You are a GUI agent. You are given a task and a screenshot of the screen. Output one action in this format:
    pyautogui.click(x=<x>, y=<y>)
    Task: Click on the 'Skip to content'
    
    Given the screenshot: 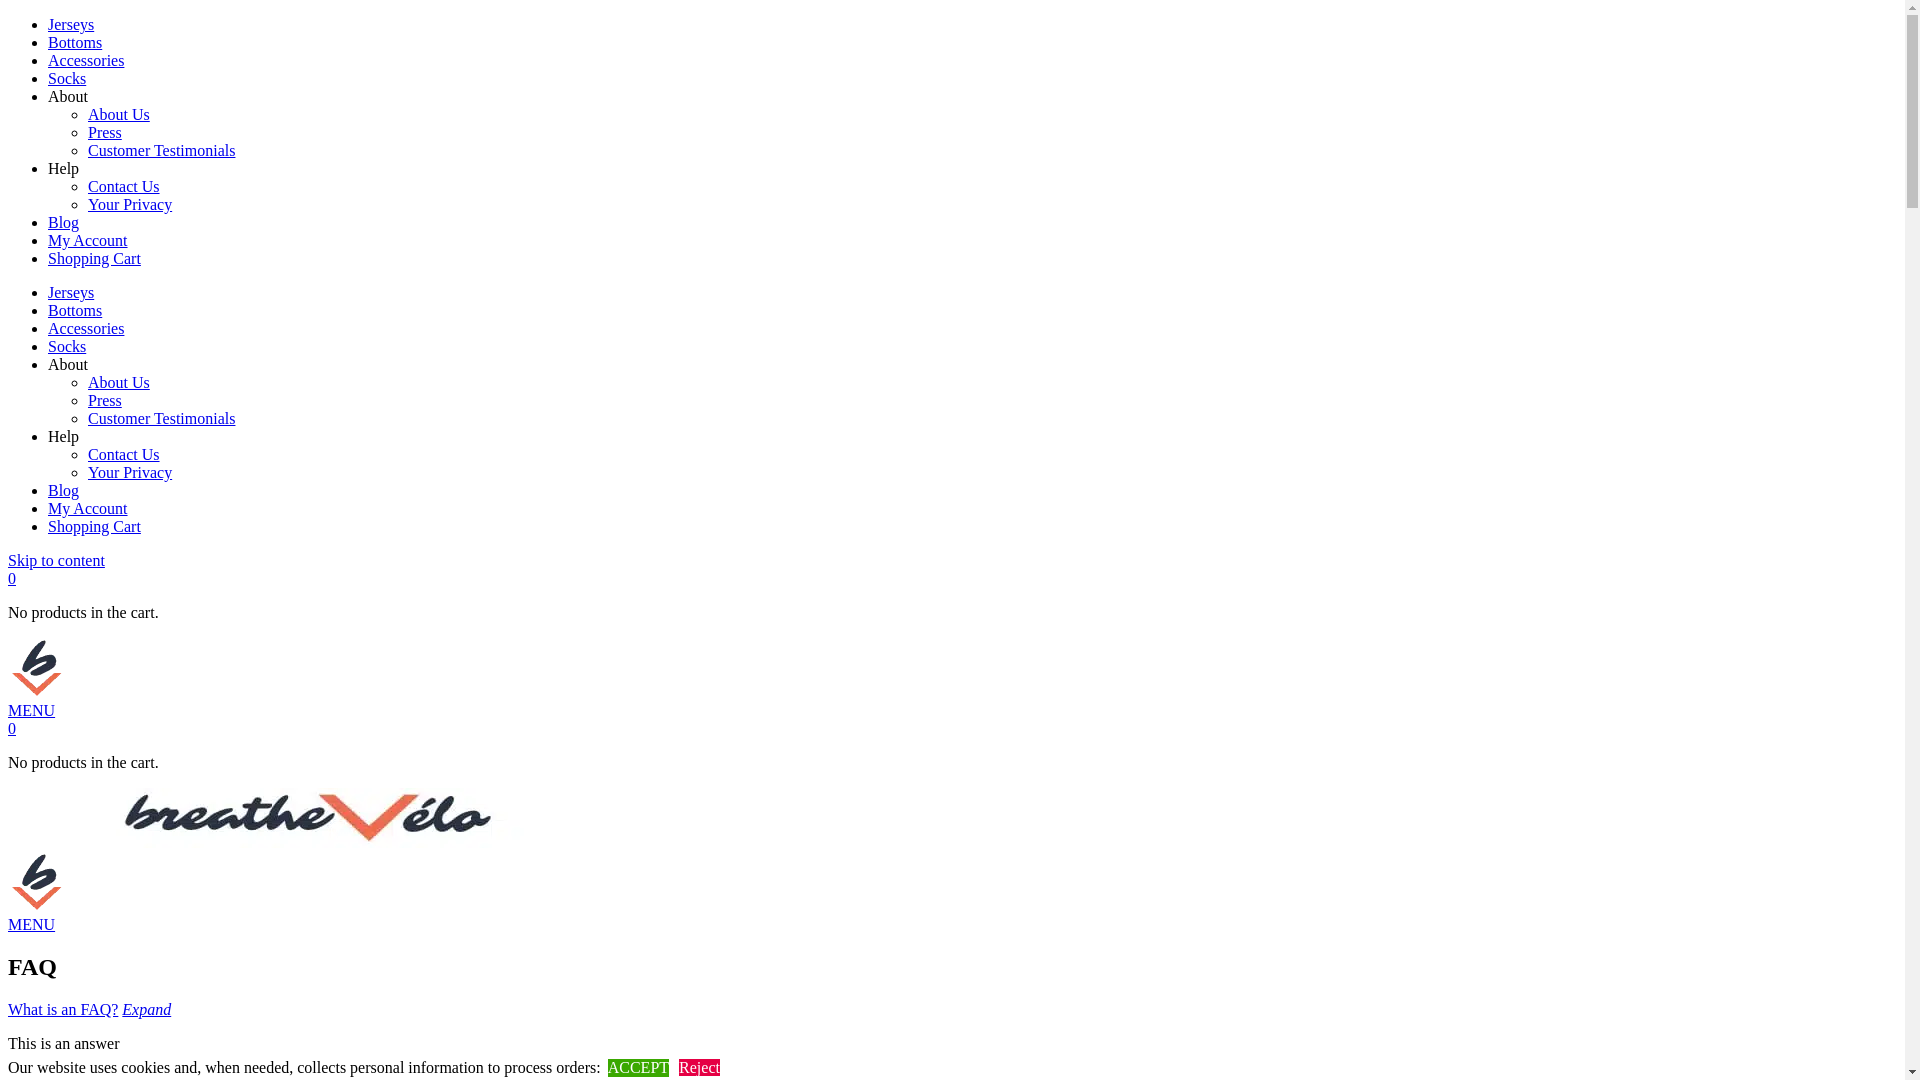 What is the action you would take?
    pyautogui.click(x=56, y=560)
    